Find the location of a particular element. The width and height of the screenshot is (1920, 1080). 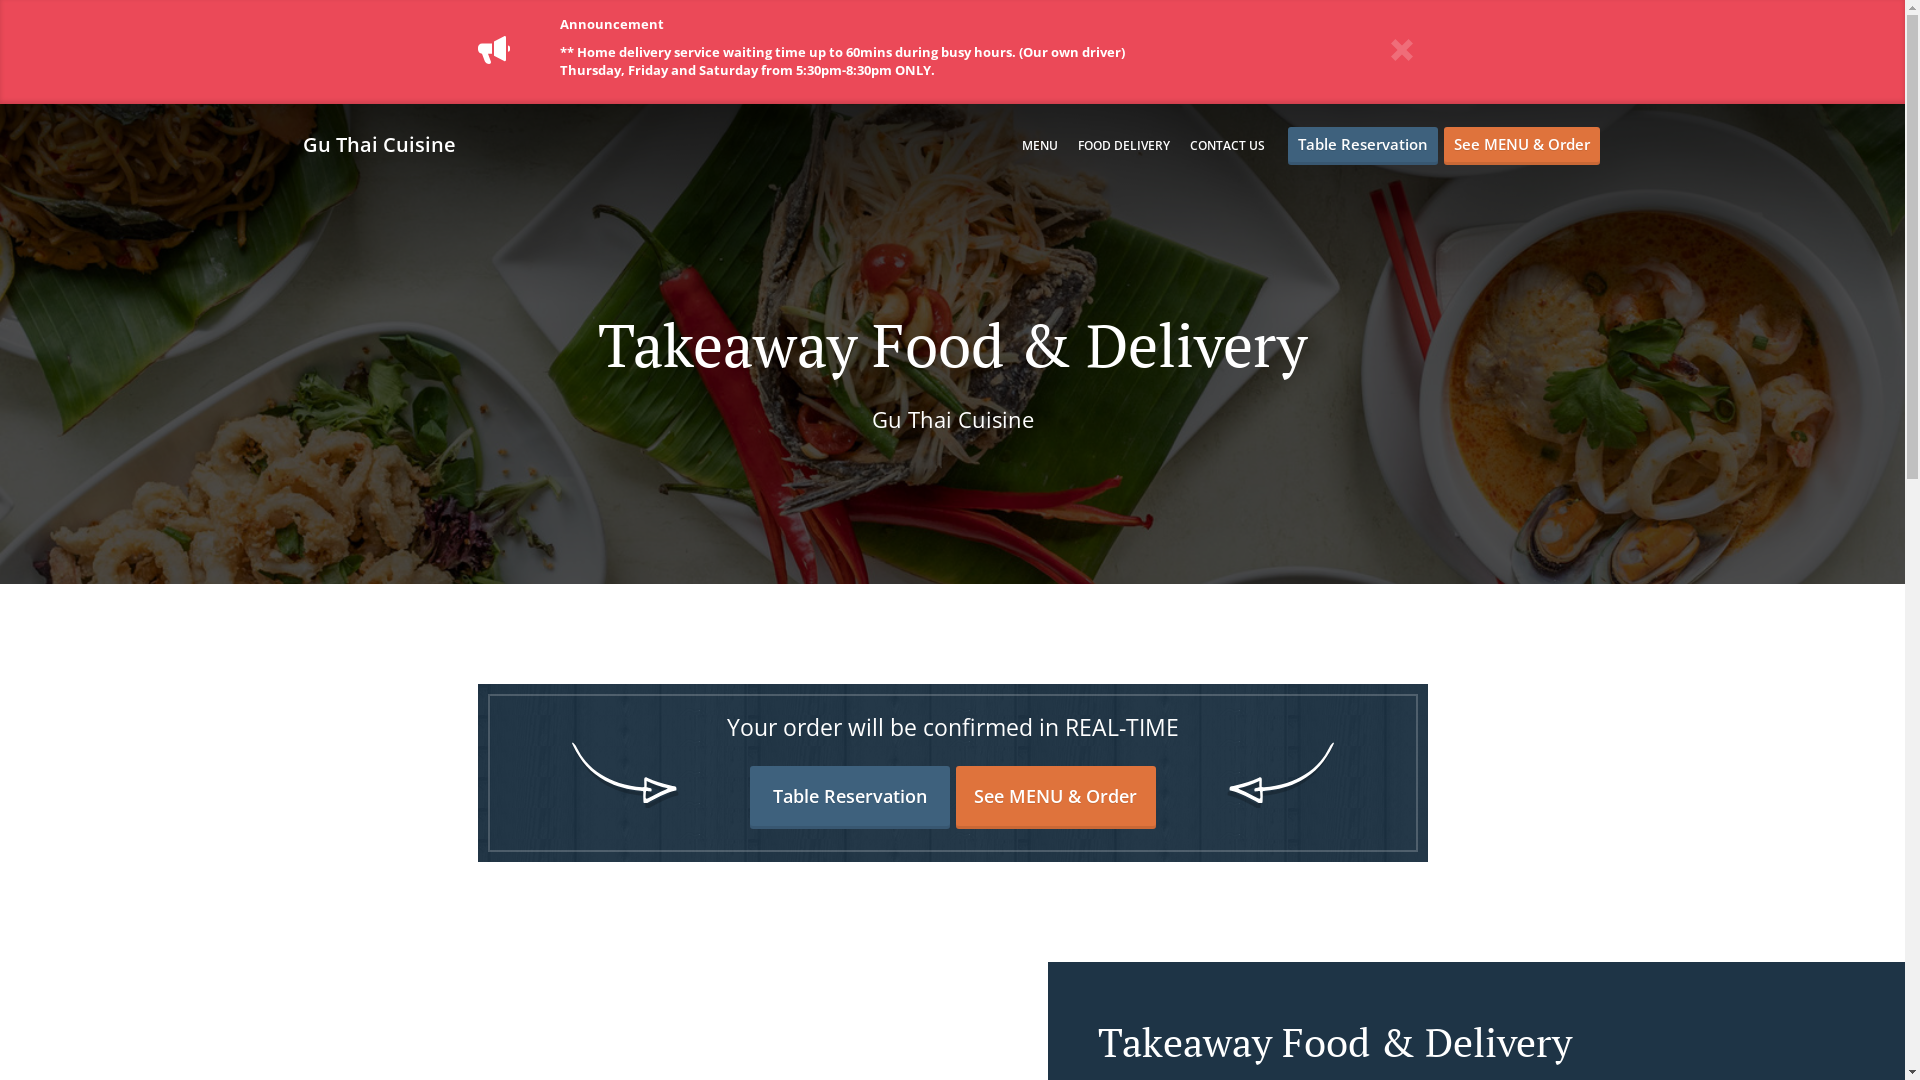

'CONTACT US' is located at coordinates (1226, 144).